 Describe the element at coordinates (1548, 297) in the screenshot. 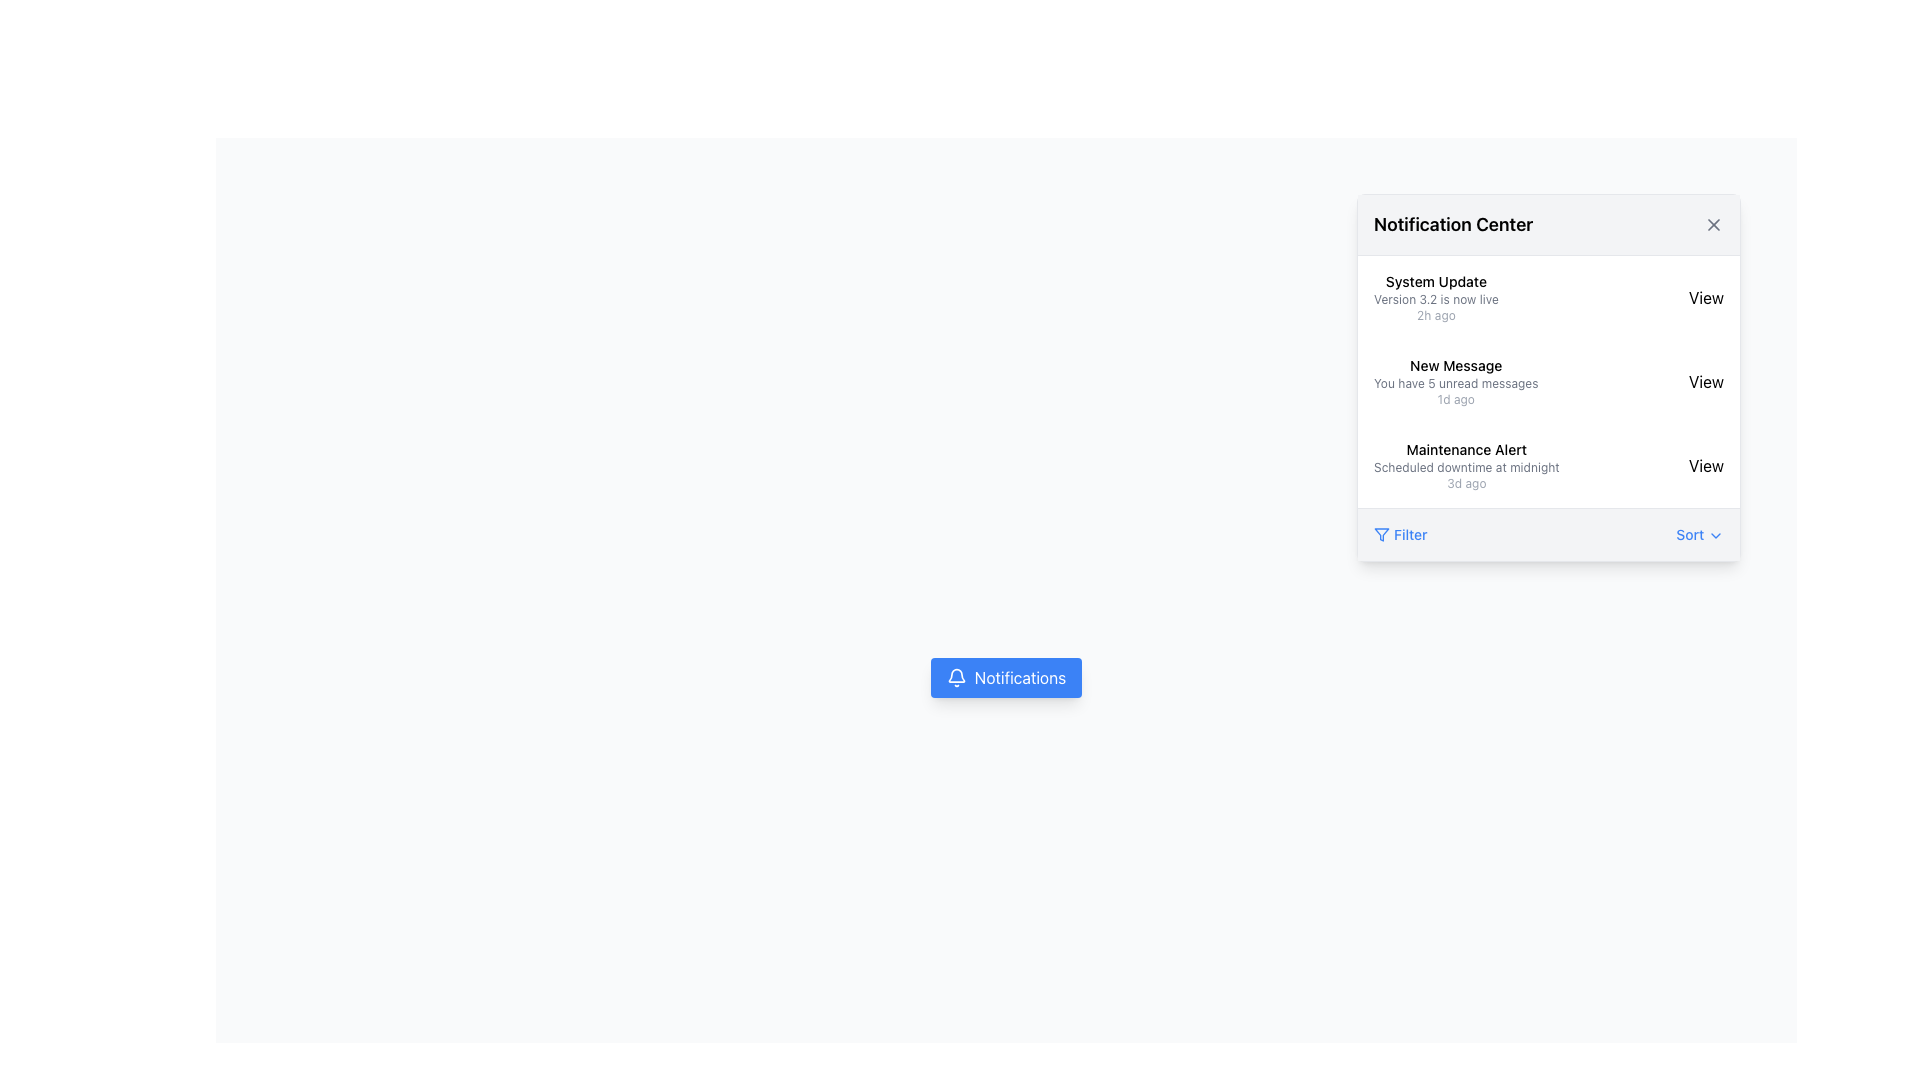

I see `the 'System Update' notification entry in the Notification Center for potential additional interactions` at that location.